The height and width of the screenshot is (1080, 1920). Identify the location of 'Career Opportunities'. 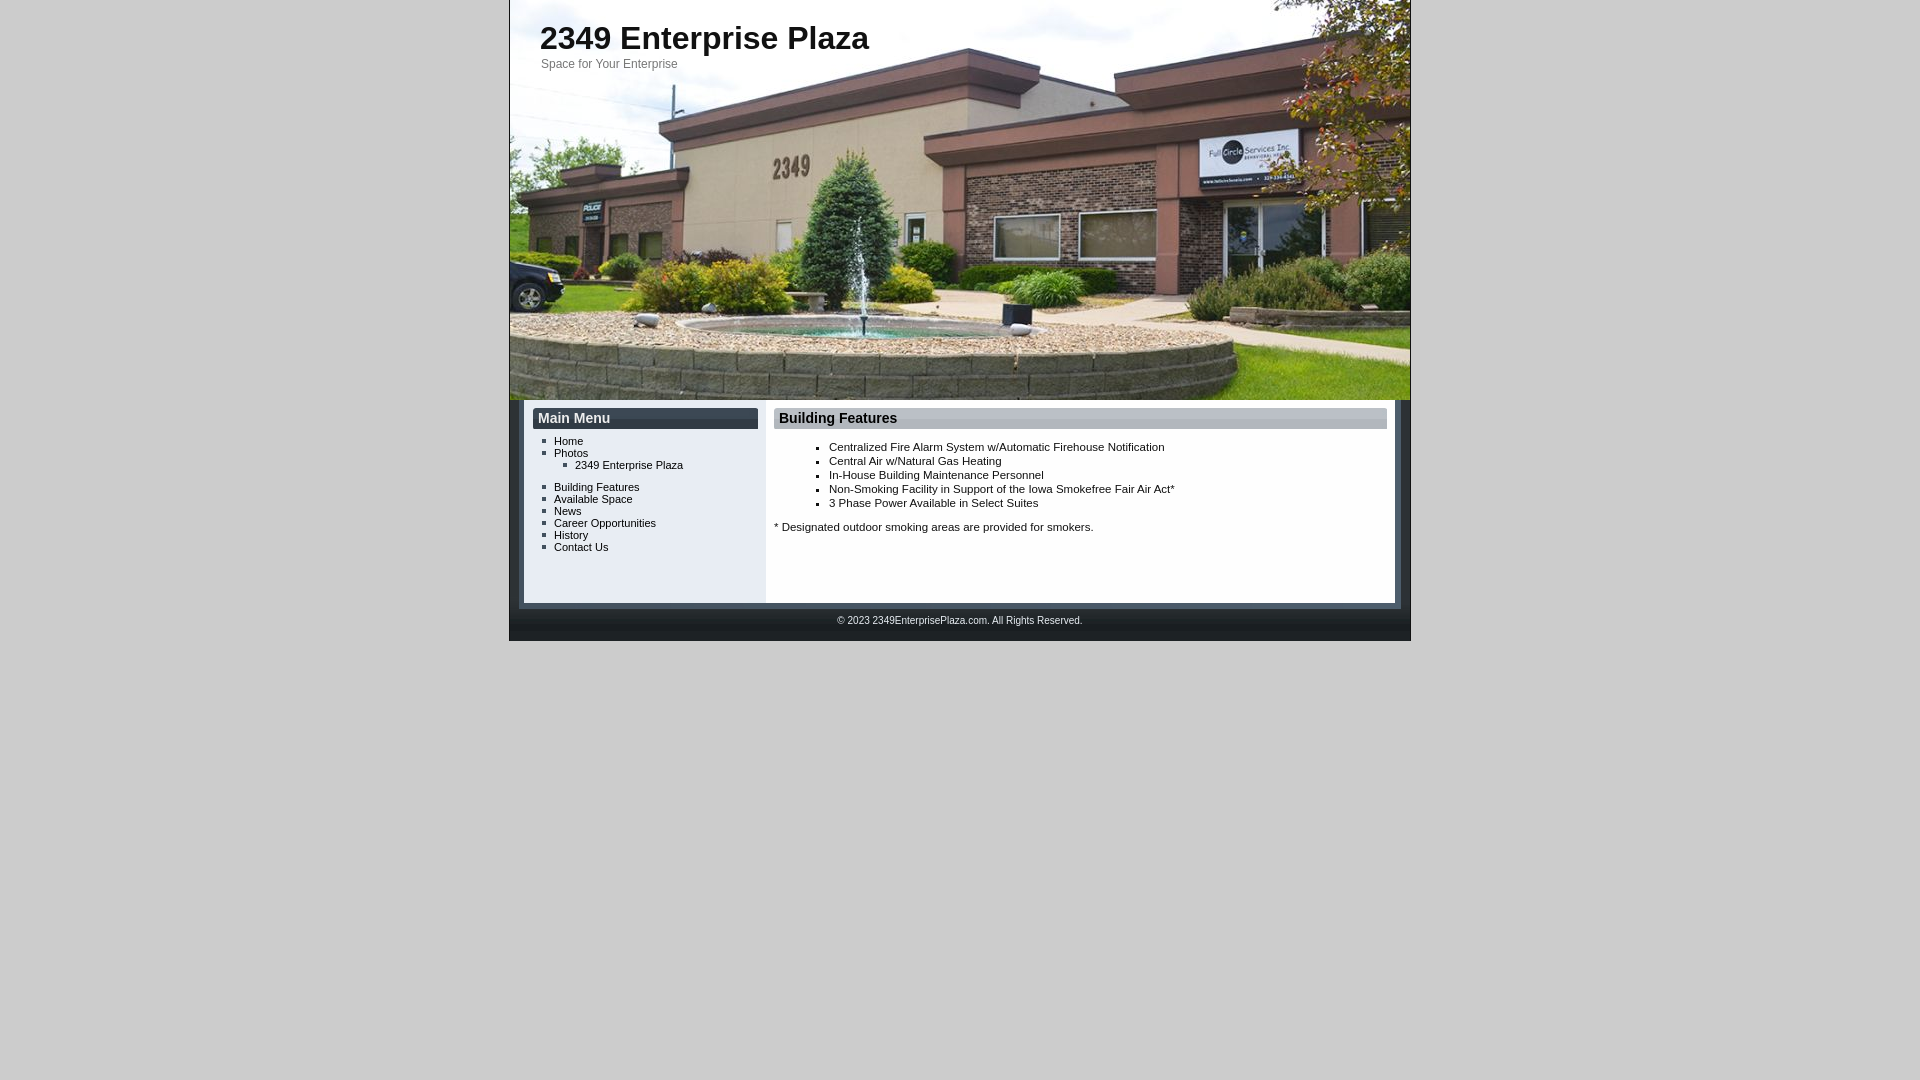
(603, 522).